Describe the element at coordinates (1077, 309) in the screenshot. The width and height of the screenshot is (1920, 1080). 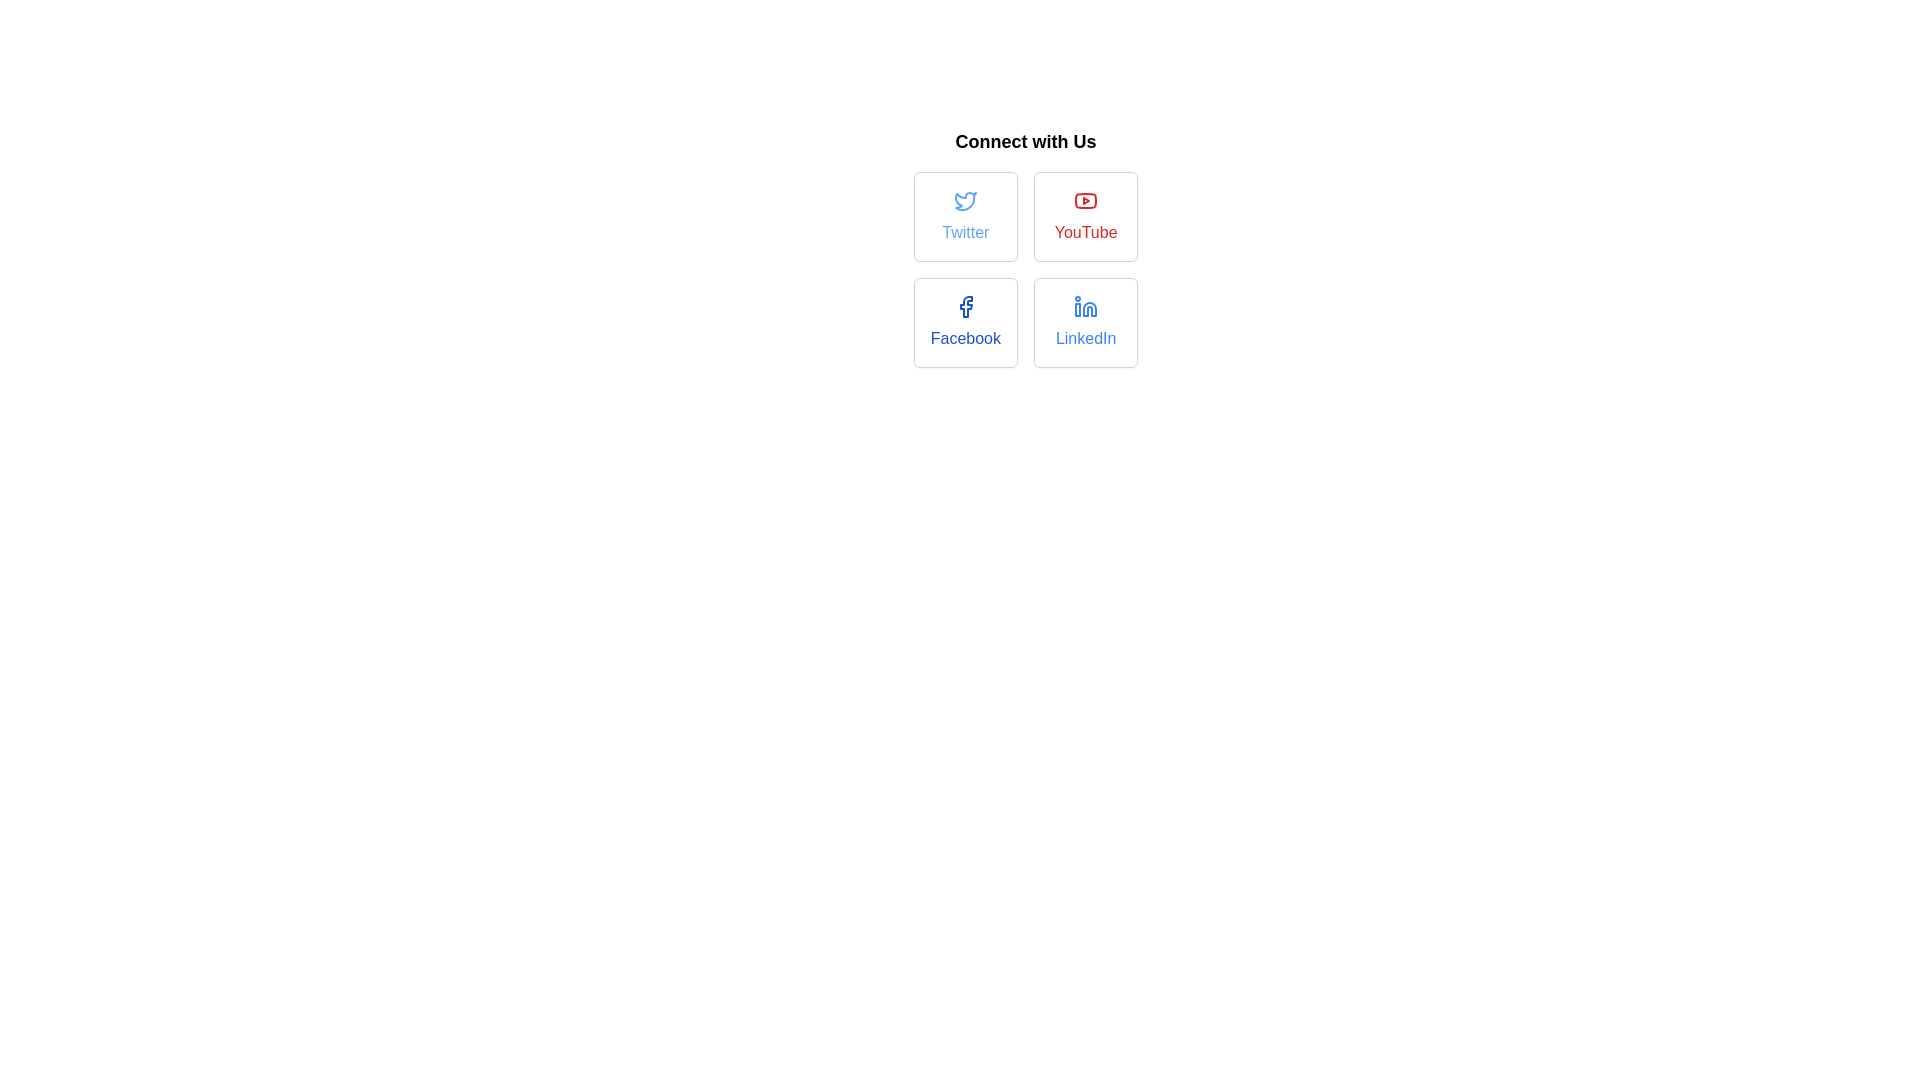
I see `the SVG graphic element representing a segment of the letter 'i' in the LinkedIn logo, located in the lower right corner of the grid of social media icons under 'Connect with Us'` at that location.